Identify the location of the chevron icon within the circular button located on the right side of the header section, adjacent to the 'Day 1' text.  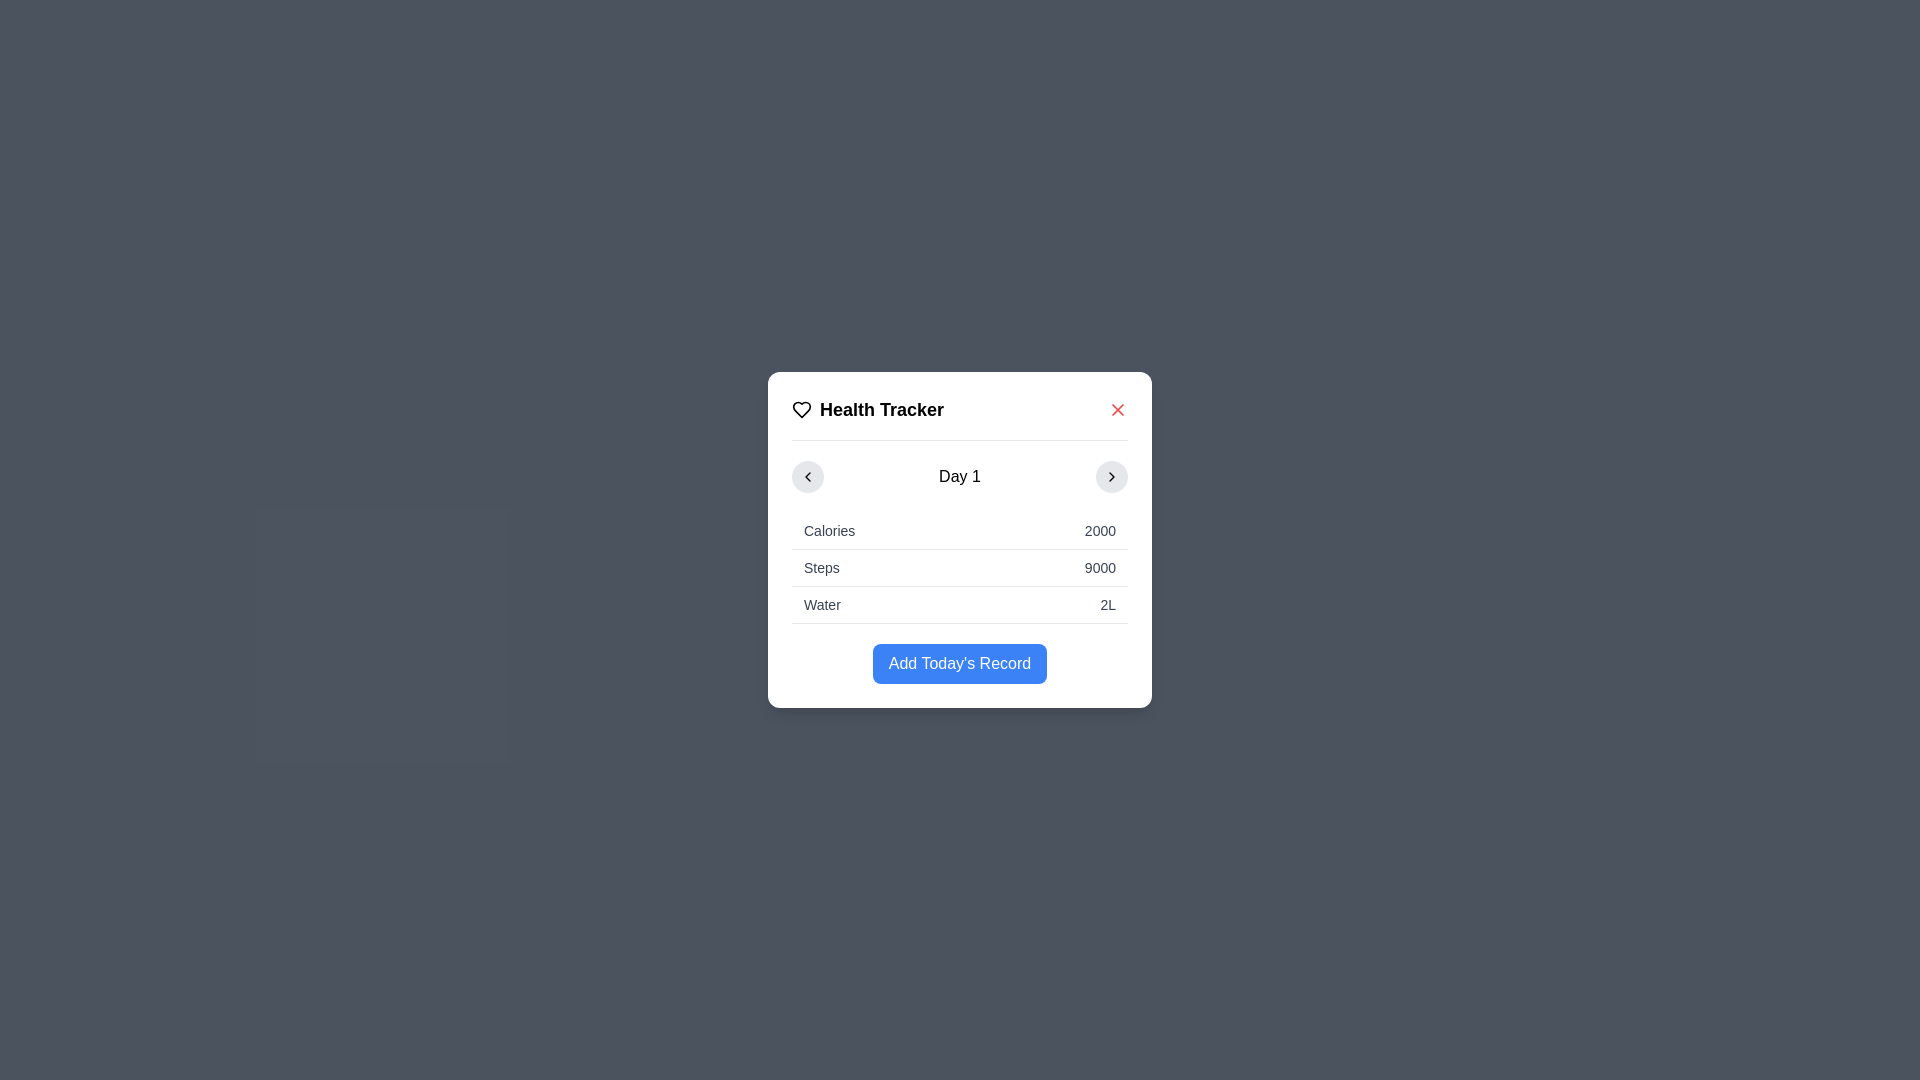
(1111, 477).